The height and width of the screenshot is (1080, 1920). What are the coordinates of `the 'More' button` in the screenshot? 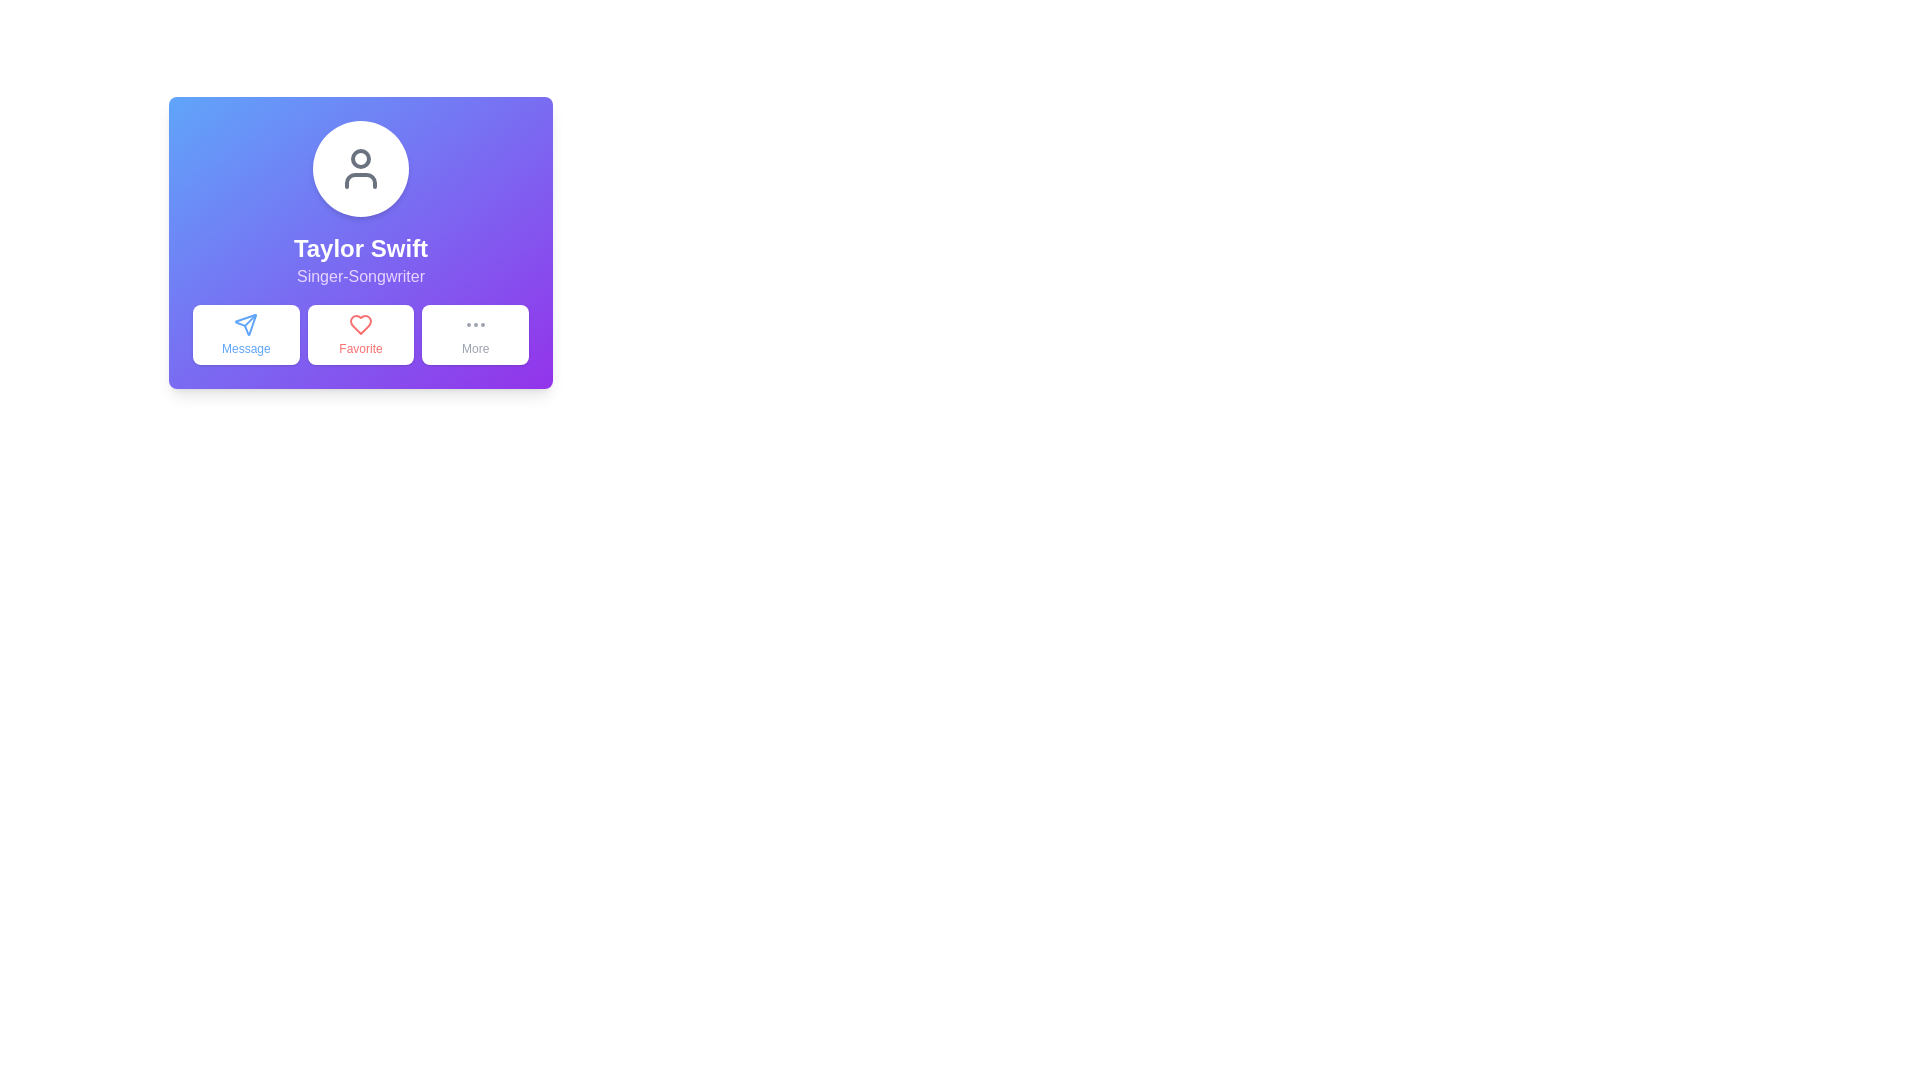 It's located at (474, 334).